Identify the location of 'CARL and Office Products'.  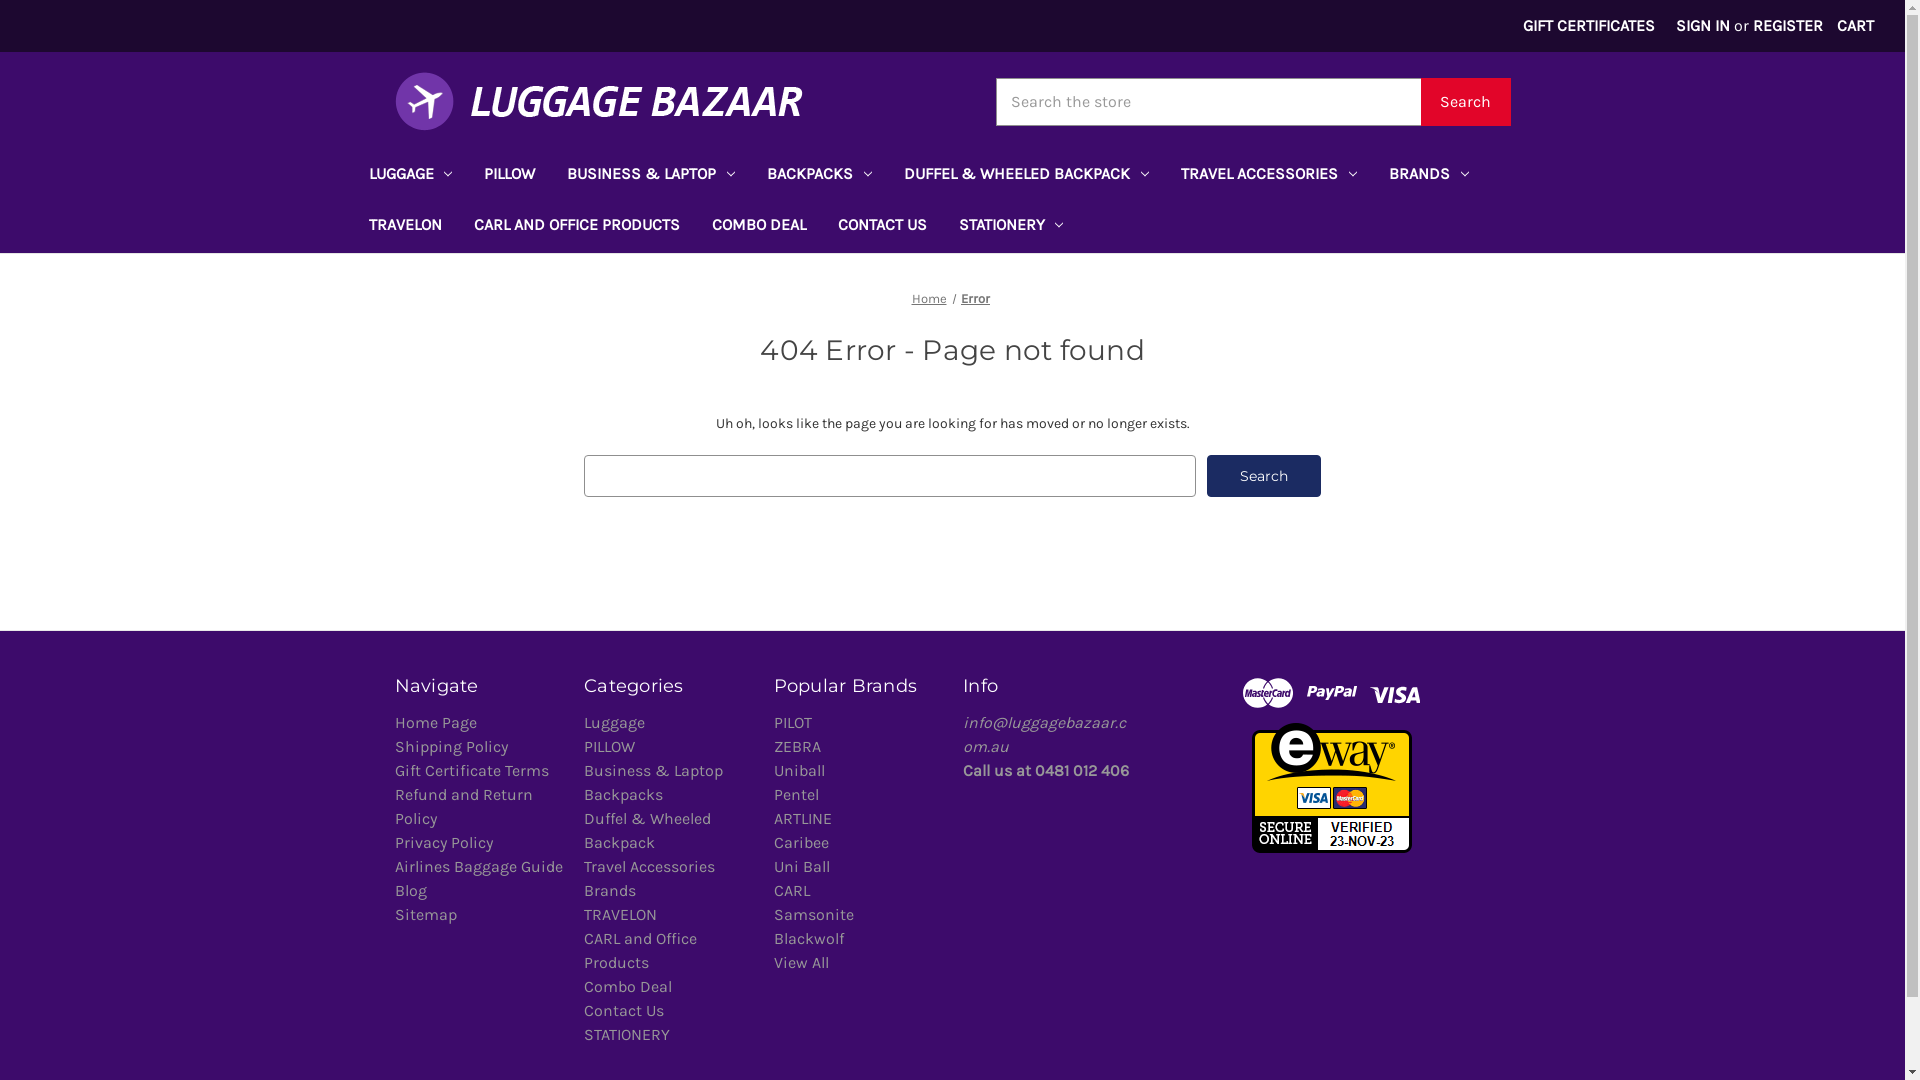
(583, 949).